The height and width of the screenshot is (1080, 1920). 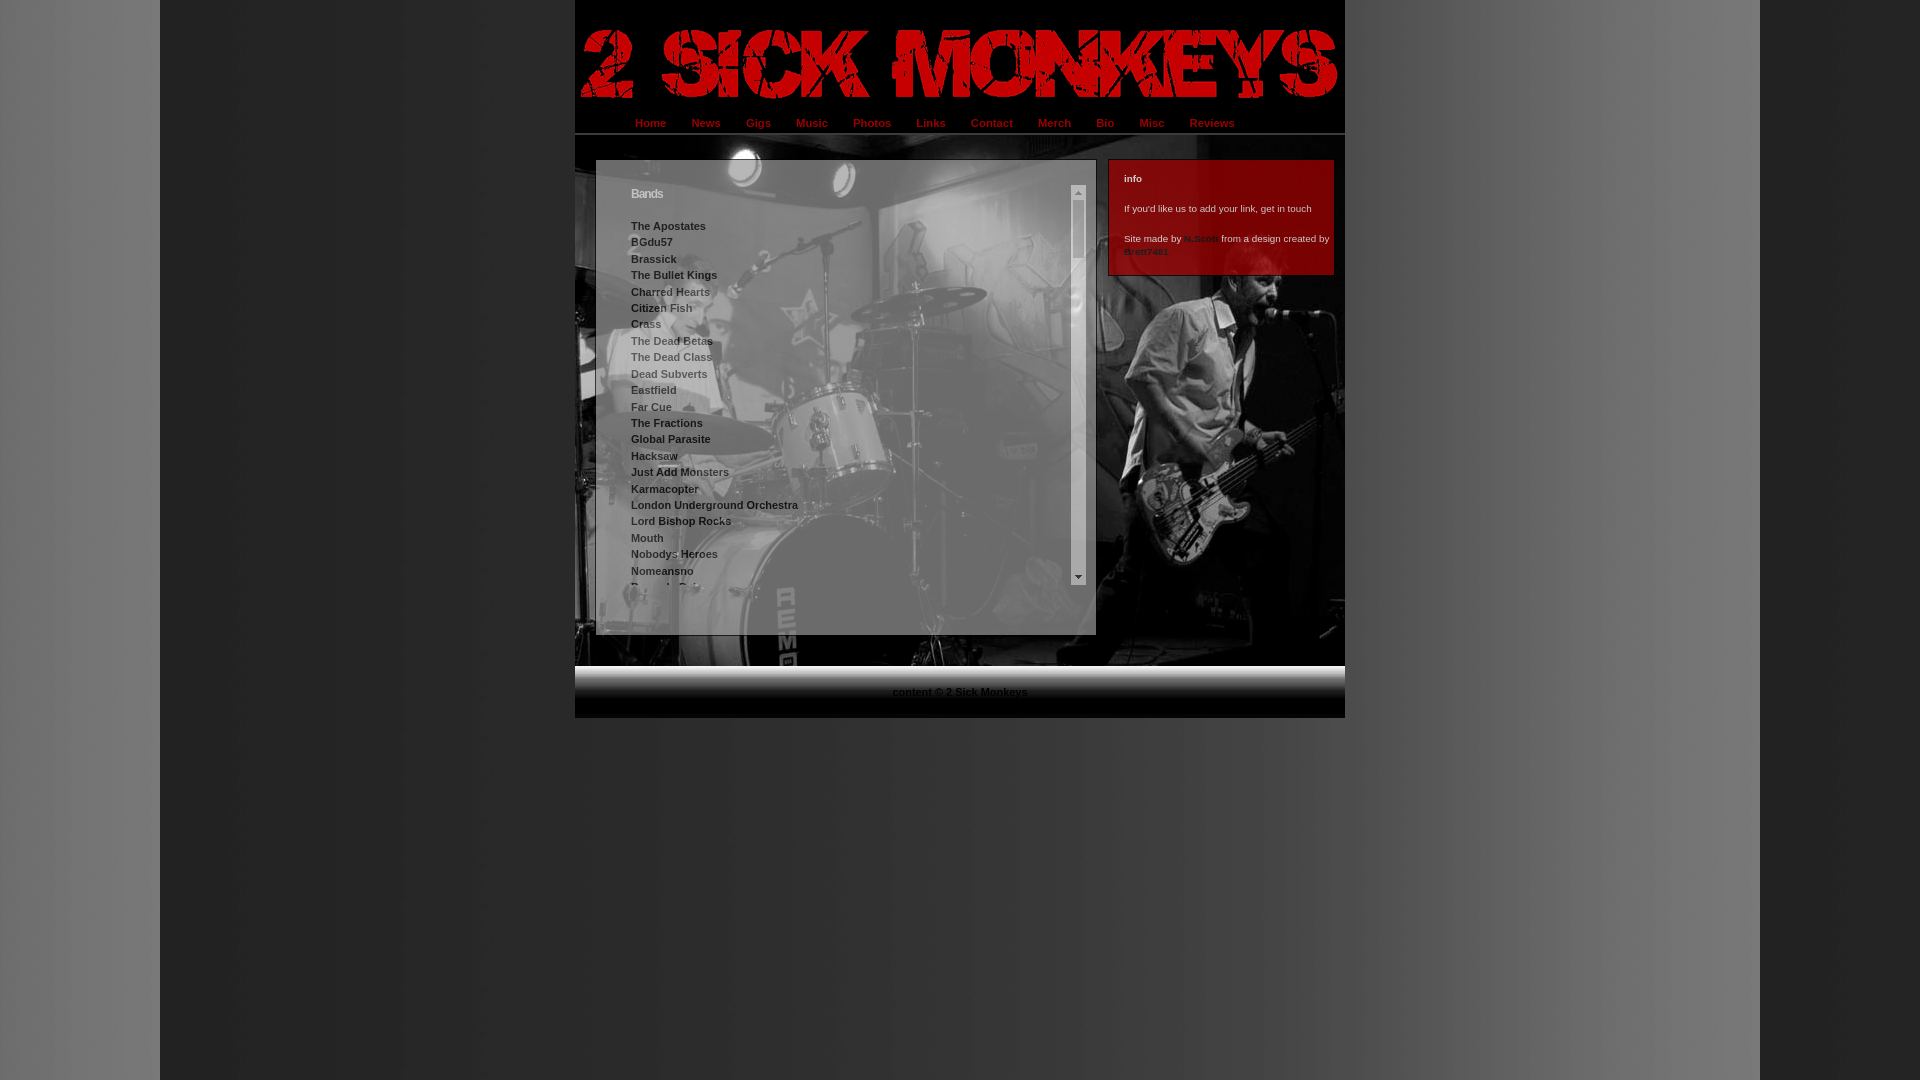 I want to click on 'The Dead Betas', so click(x=672, y=339).